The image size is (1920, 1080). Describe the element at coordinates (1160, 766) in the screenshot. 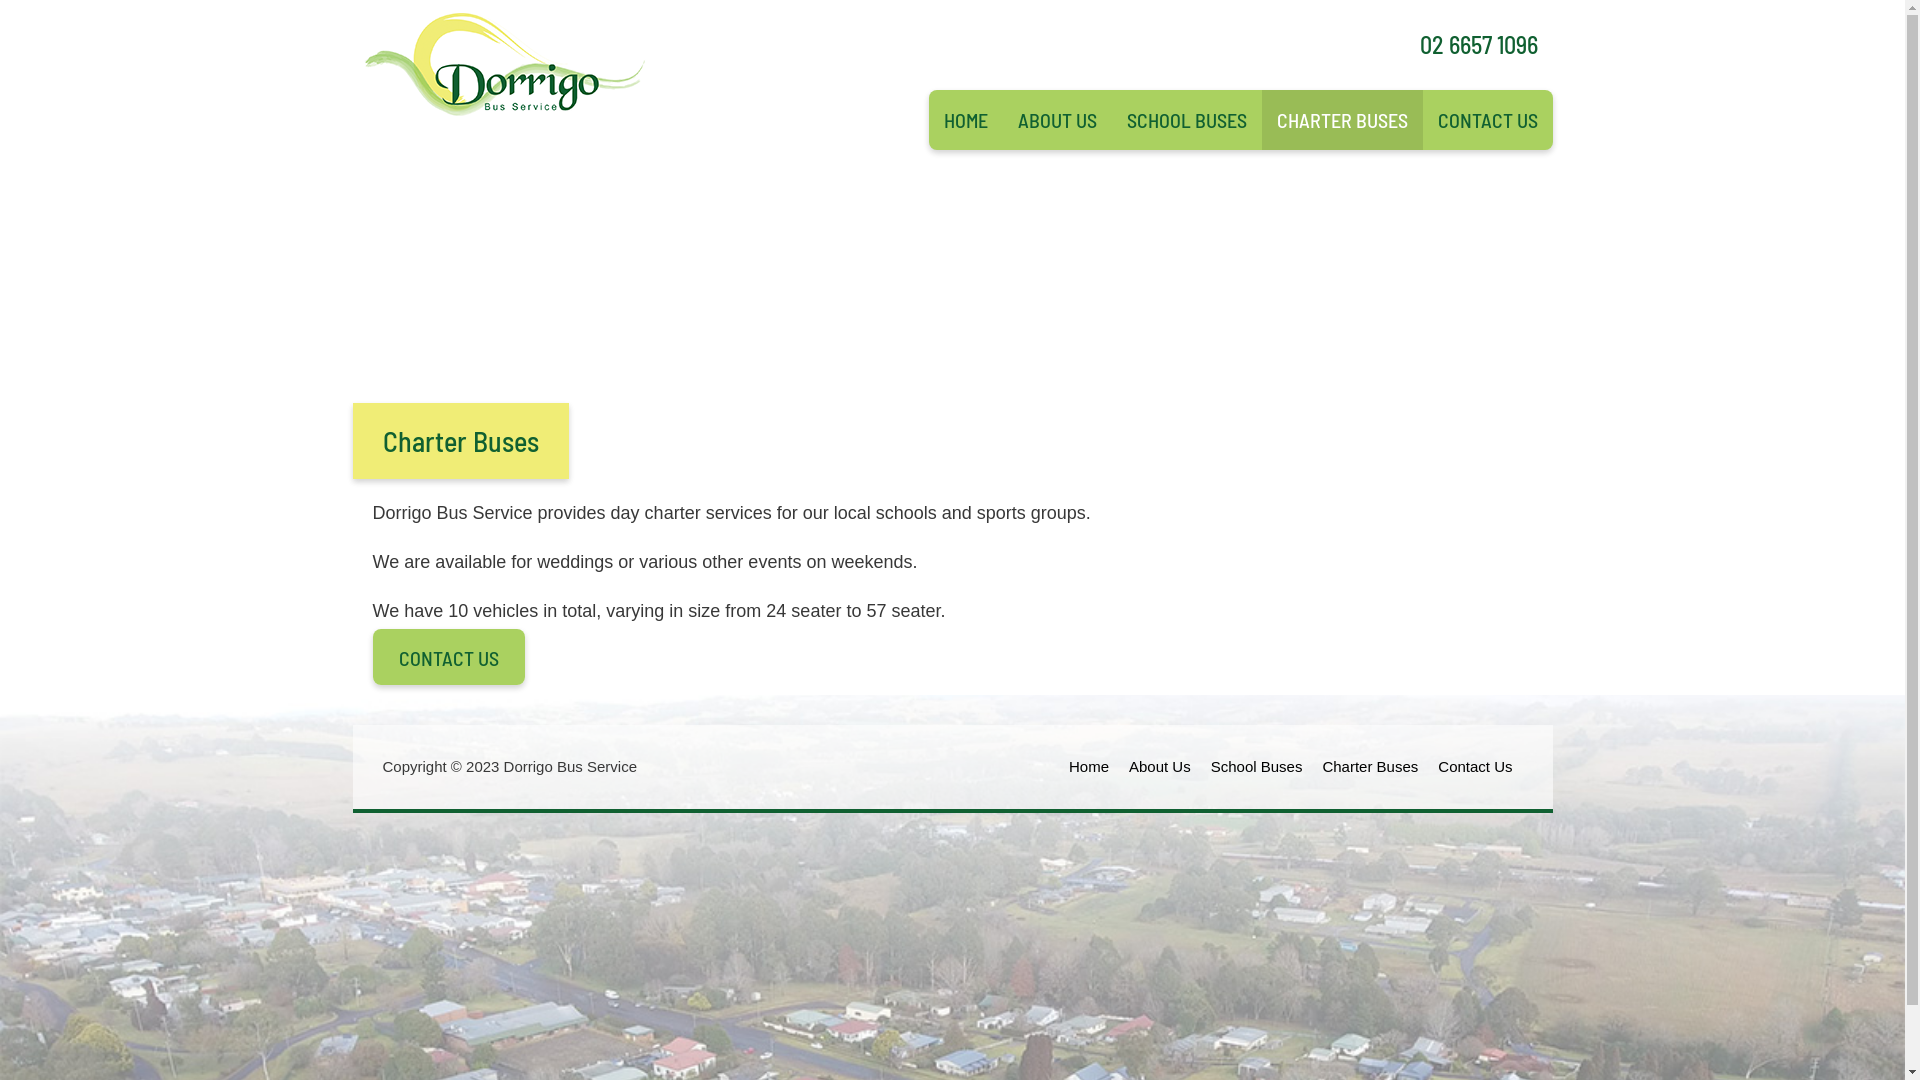

I see `'About Us'` at that location.